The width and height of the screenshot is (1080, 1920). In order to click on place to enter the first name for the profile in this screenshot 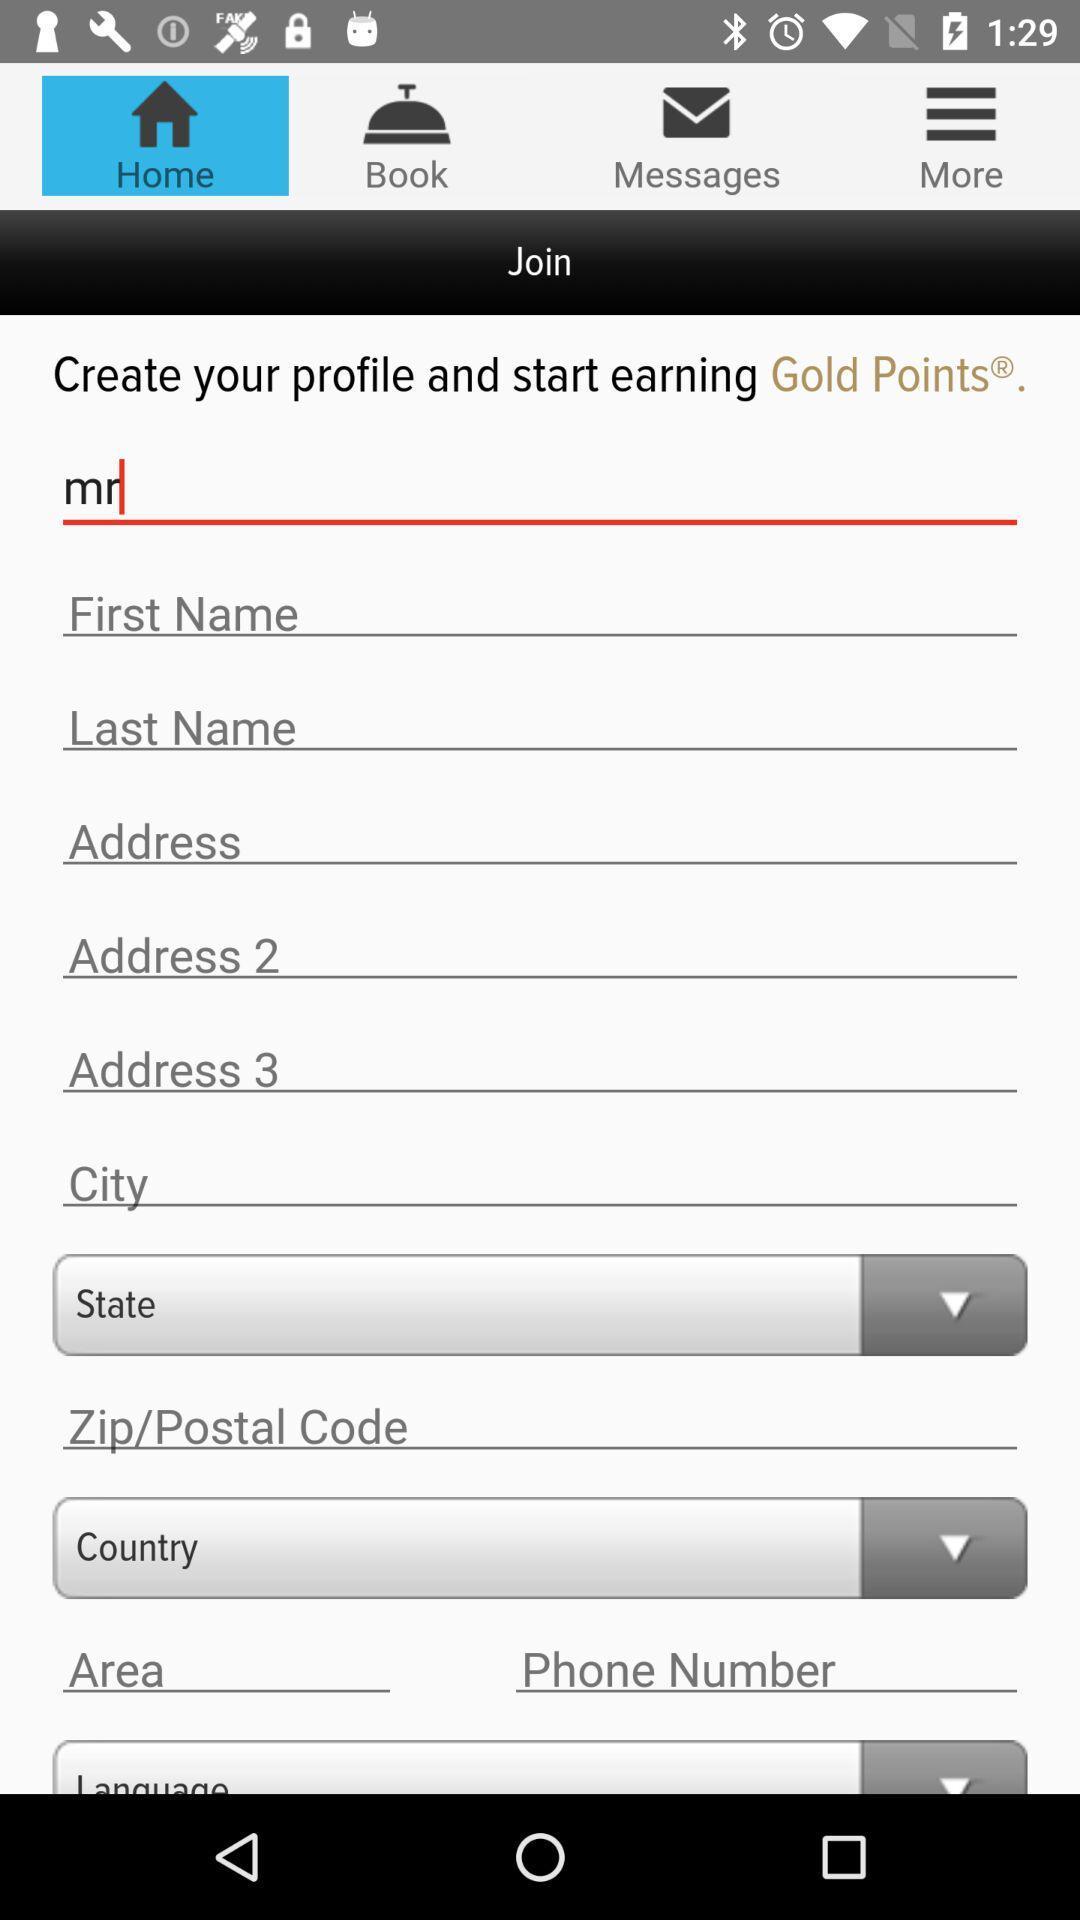, I will do `click(540, 612)`.